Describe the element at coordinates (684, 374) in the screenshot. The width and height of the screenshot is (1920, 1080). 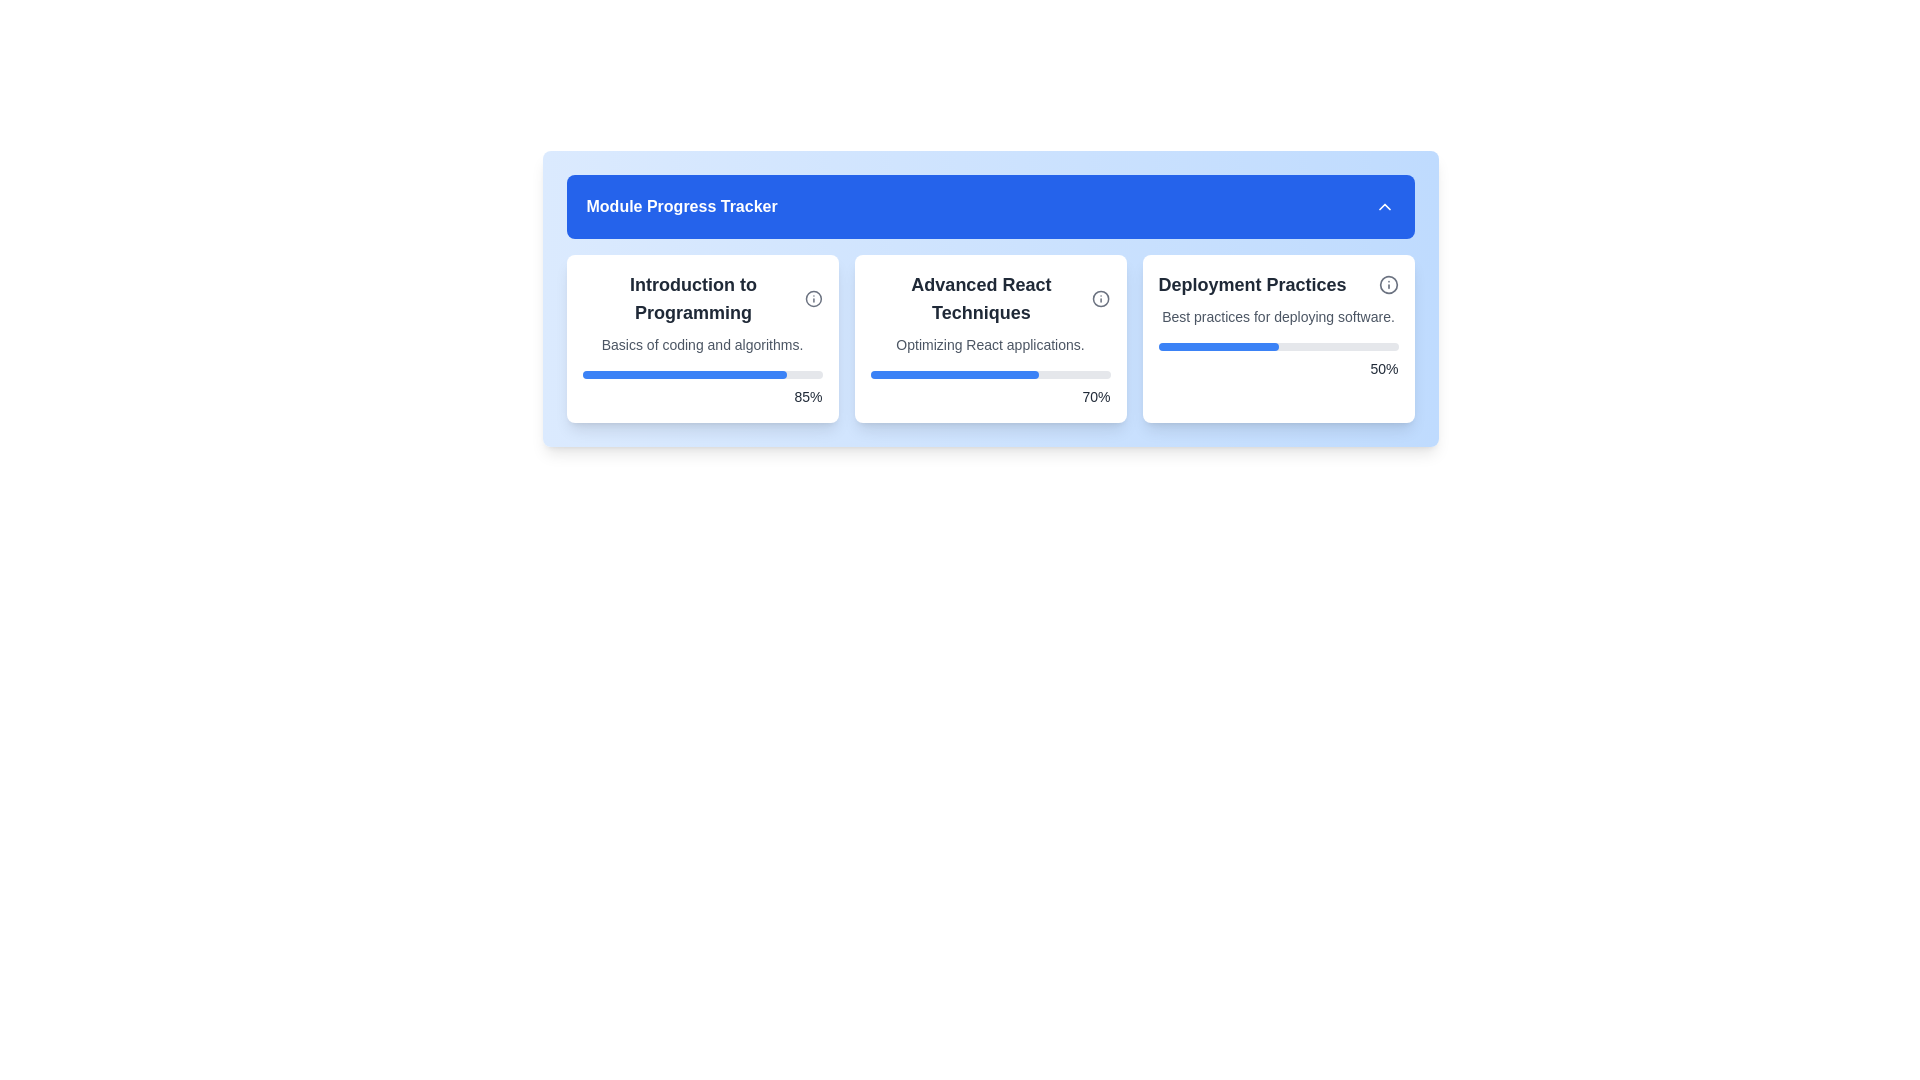
I see `the horizontal blue progress bar within the 'Introduction to Programming' card that visually communicates progress` at that location.